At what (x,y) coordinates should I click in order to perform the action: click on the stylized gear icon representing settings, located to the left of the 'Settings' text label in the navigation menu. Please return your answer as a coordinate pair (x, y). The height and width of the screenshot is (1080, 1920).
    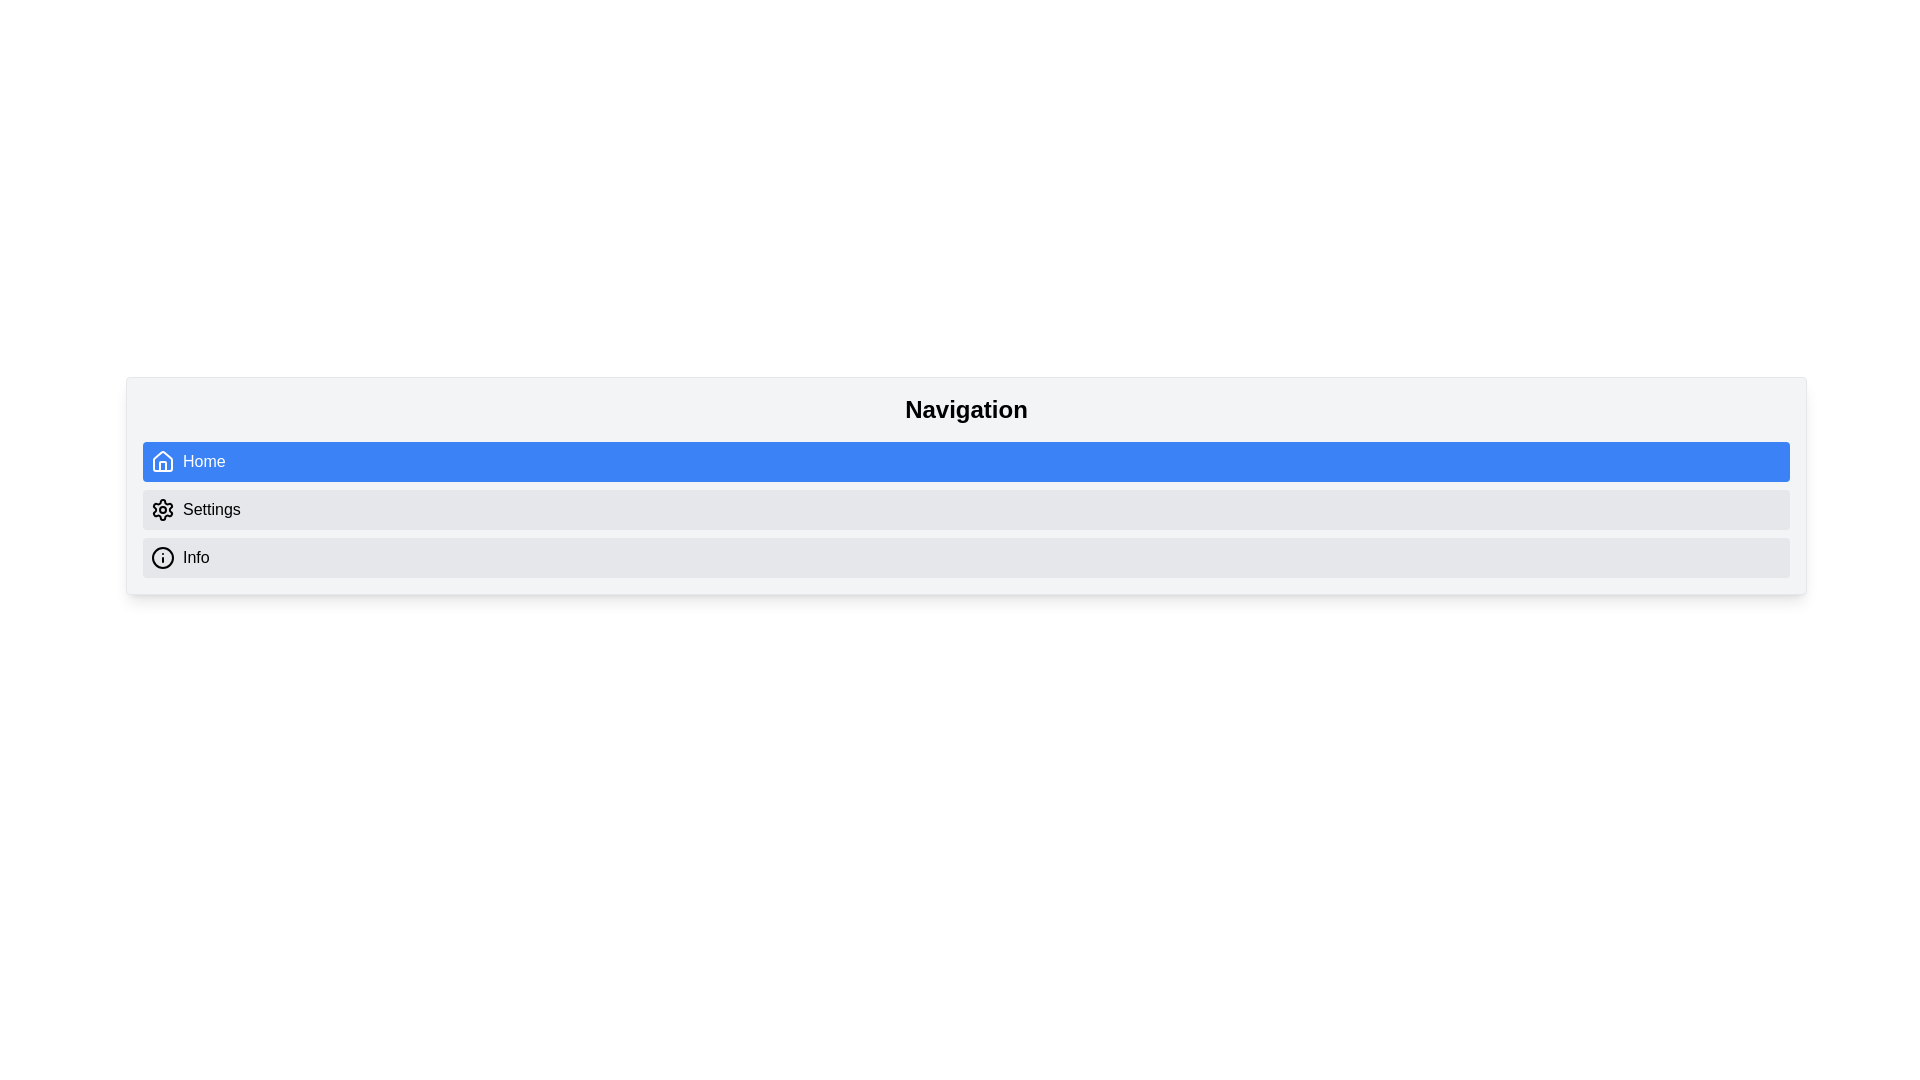
    Looking at the image, I should click on (163, 508).